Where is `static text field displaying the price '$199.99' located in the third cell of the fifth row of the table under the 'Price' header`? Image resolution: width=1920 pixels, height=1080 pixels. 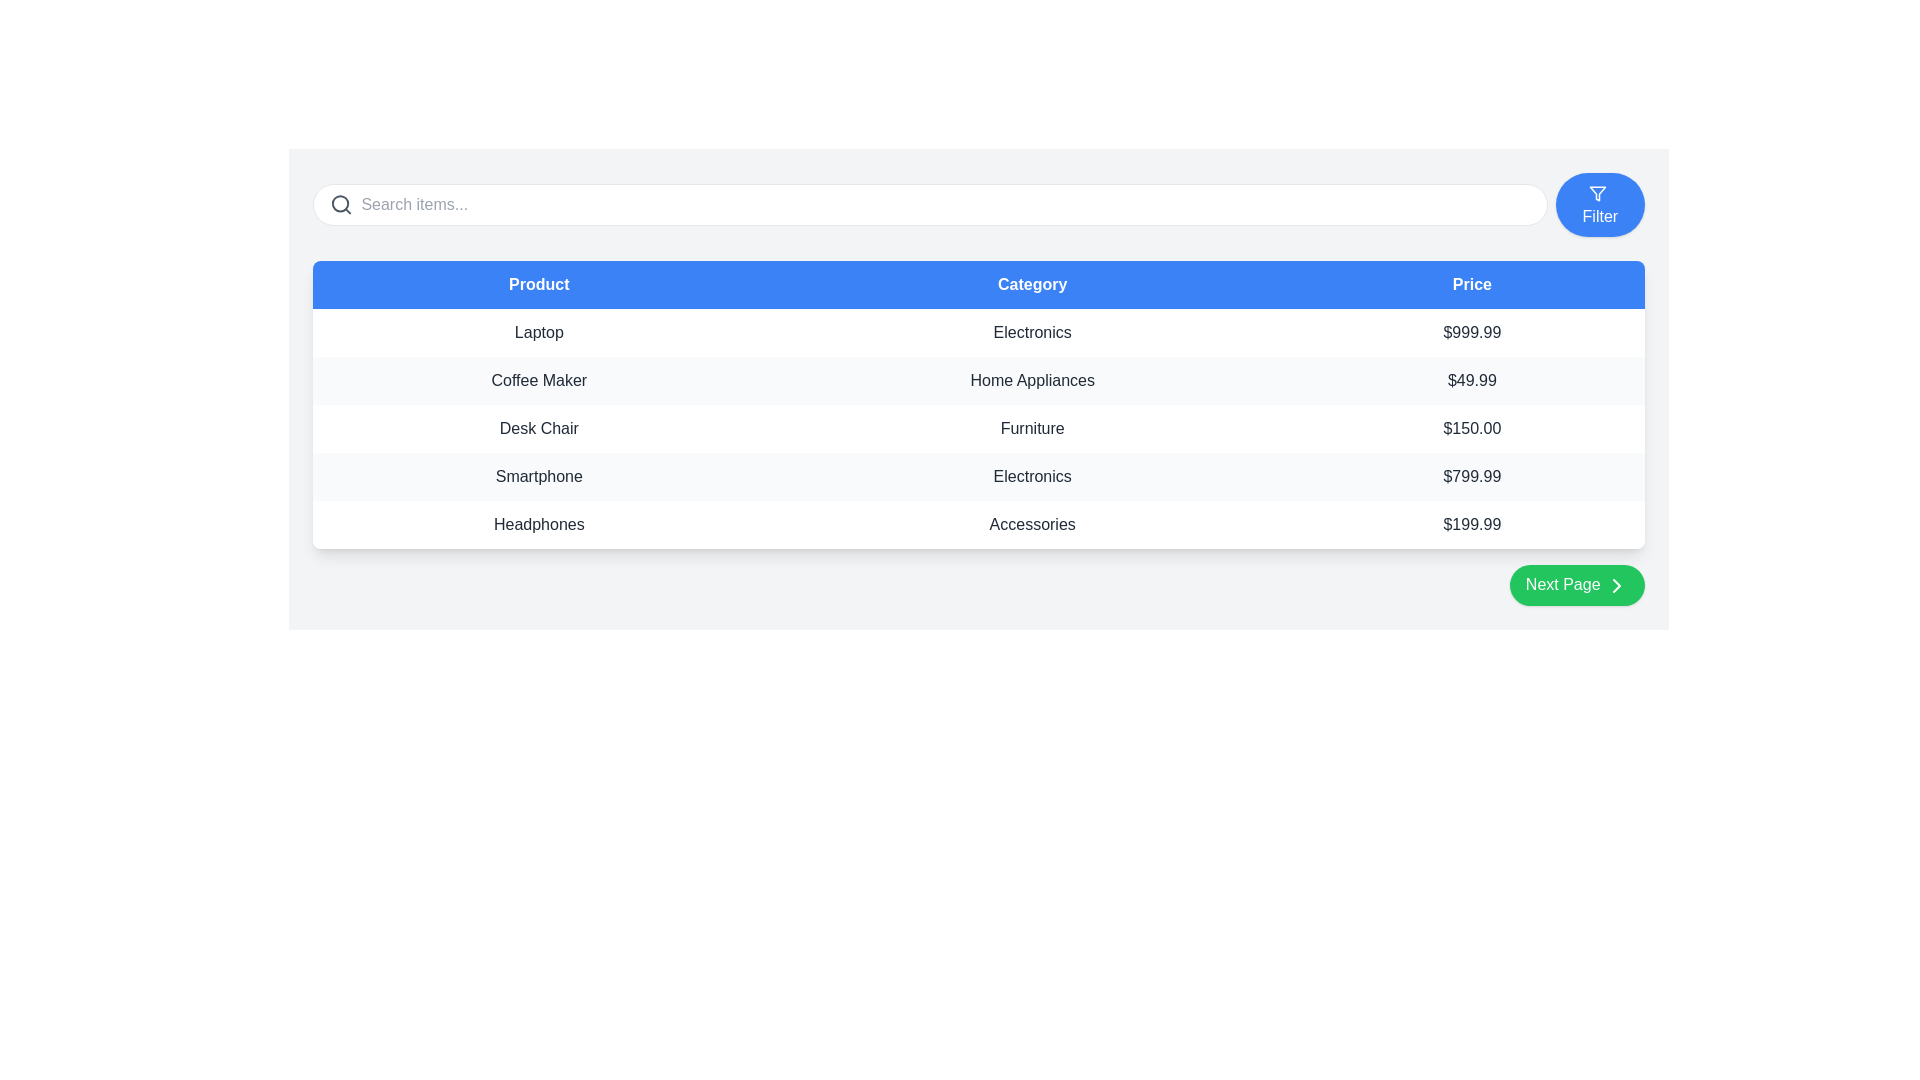
static text field displaying the price '$199.99' located in the third cell of the fifth row of the table under the 'Price' header is located at coordinates (1472, 523).